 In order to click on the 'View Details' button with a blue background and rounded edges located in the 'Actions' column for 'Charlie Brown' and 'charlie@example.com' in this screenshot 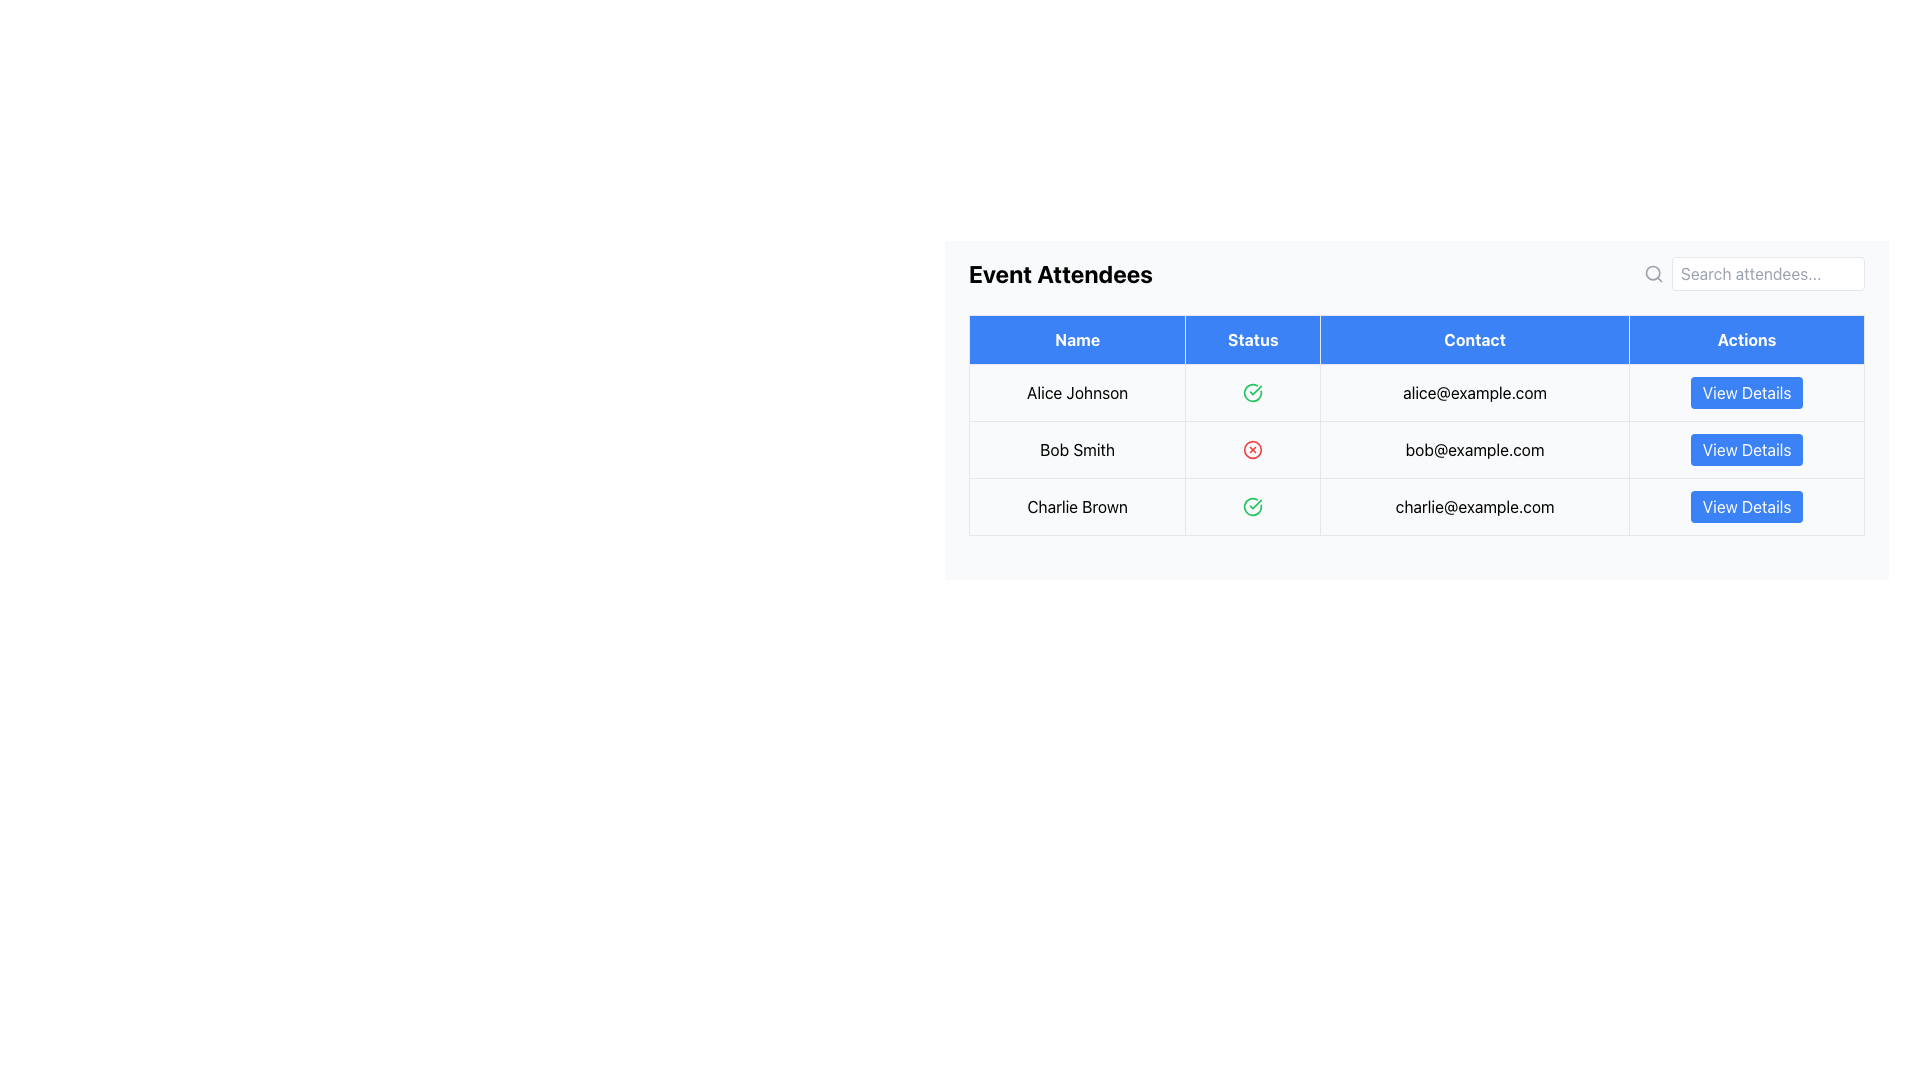, I will do `click(1746, 505)`.